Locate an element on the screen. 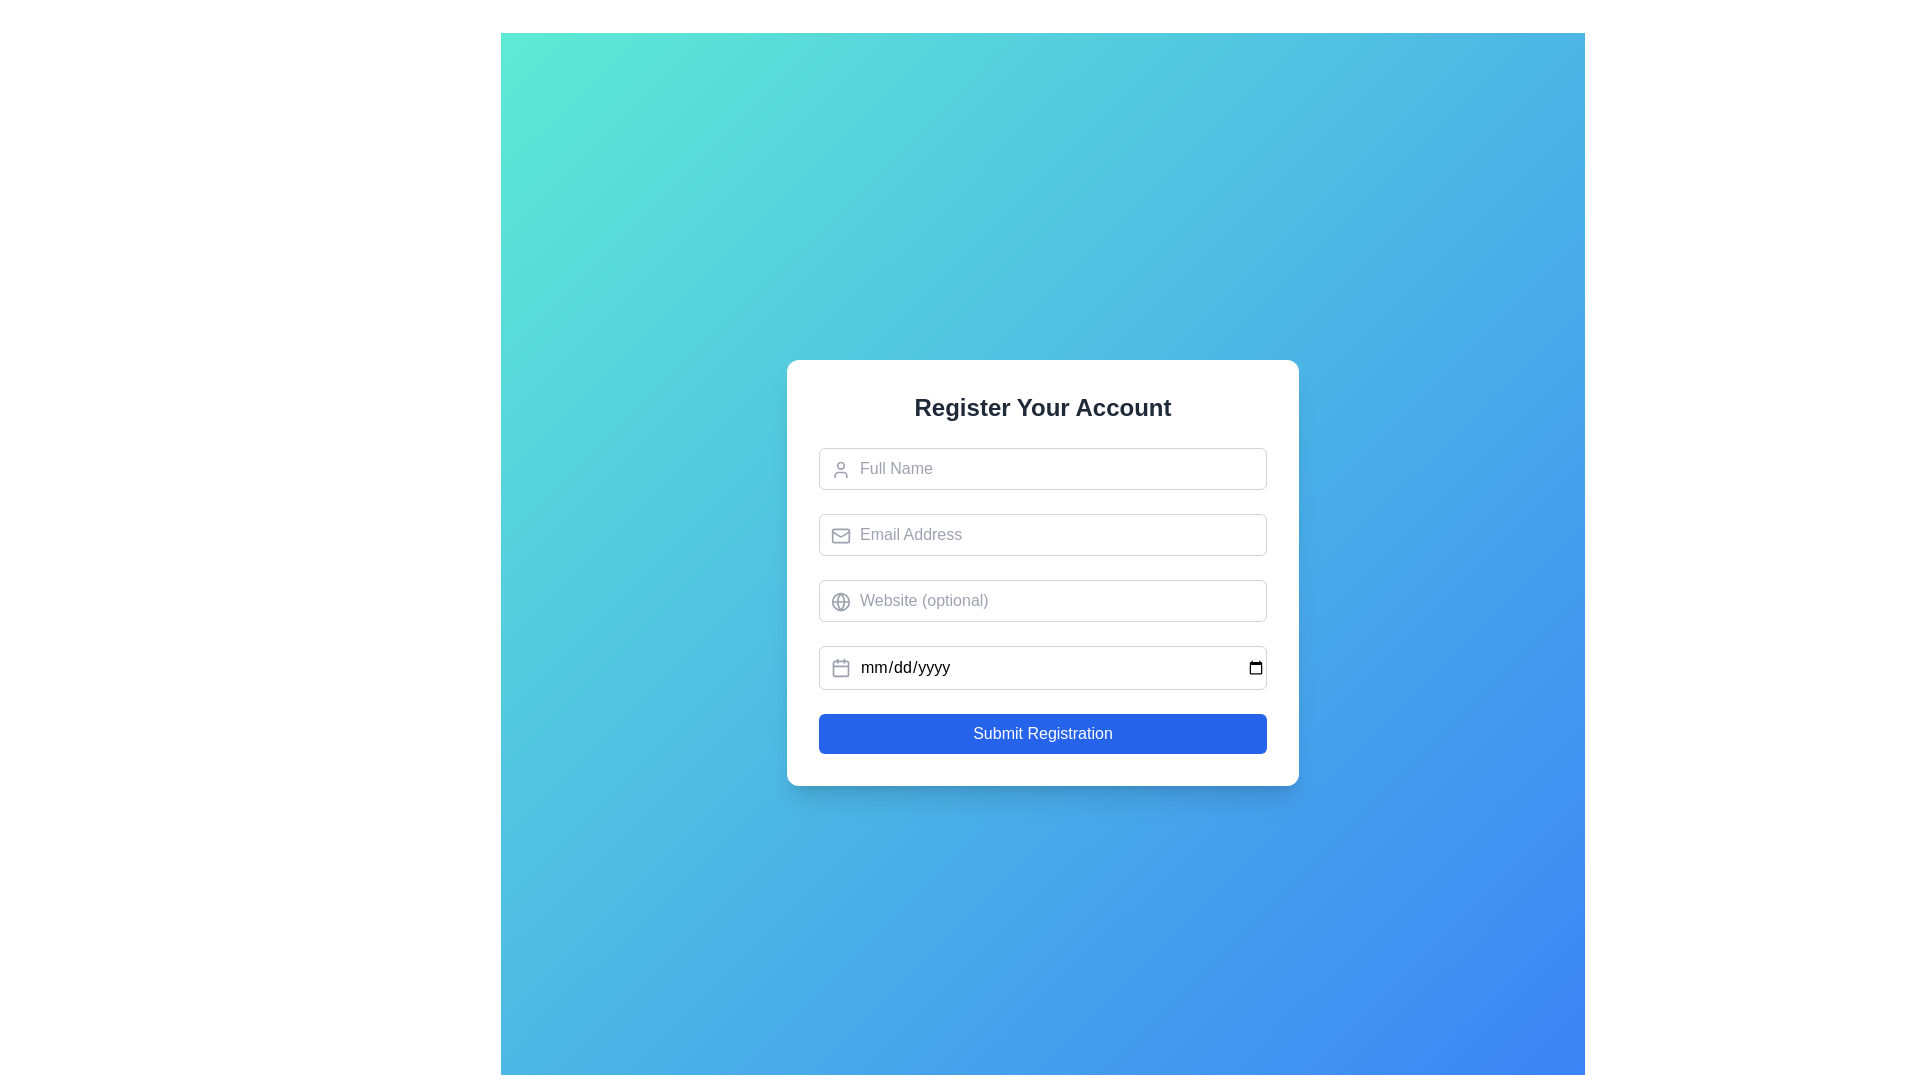 Image resolution: width=1920 pixels, height=1080 pixels. the email input field located in the 'Register Your Account' form to focus on it for user input is located at coordinates (1041, 534).